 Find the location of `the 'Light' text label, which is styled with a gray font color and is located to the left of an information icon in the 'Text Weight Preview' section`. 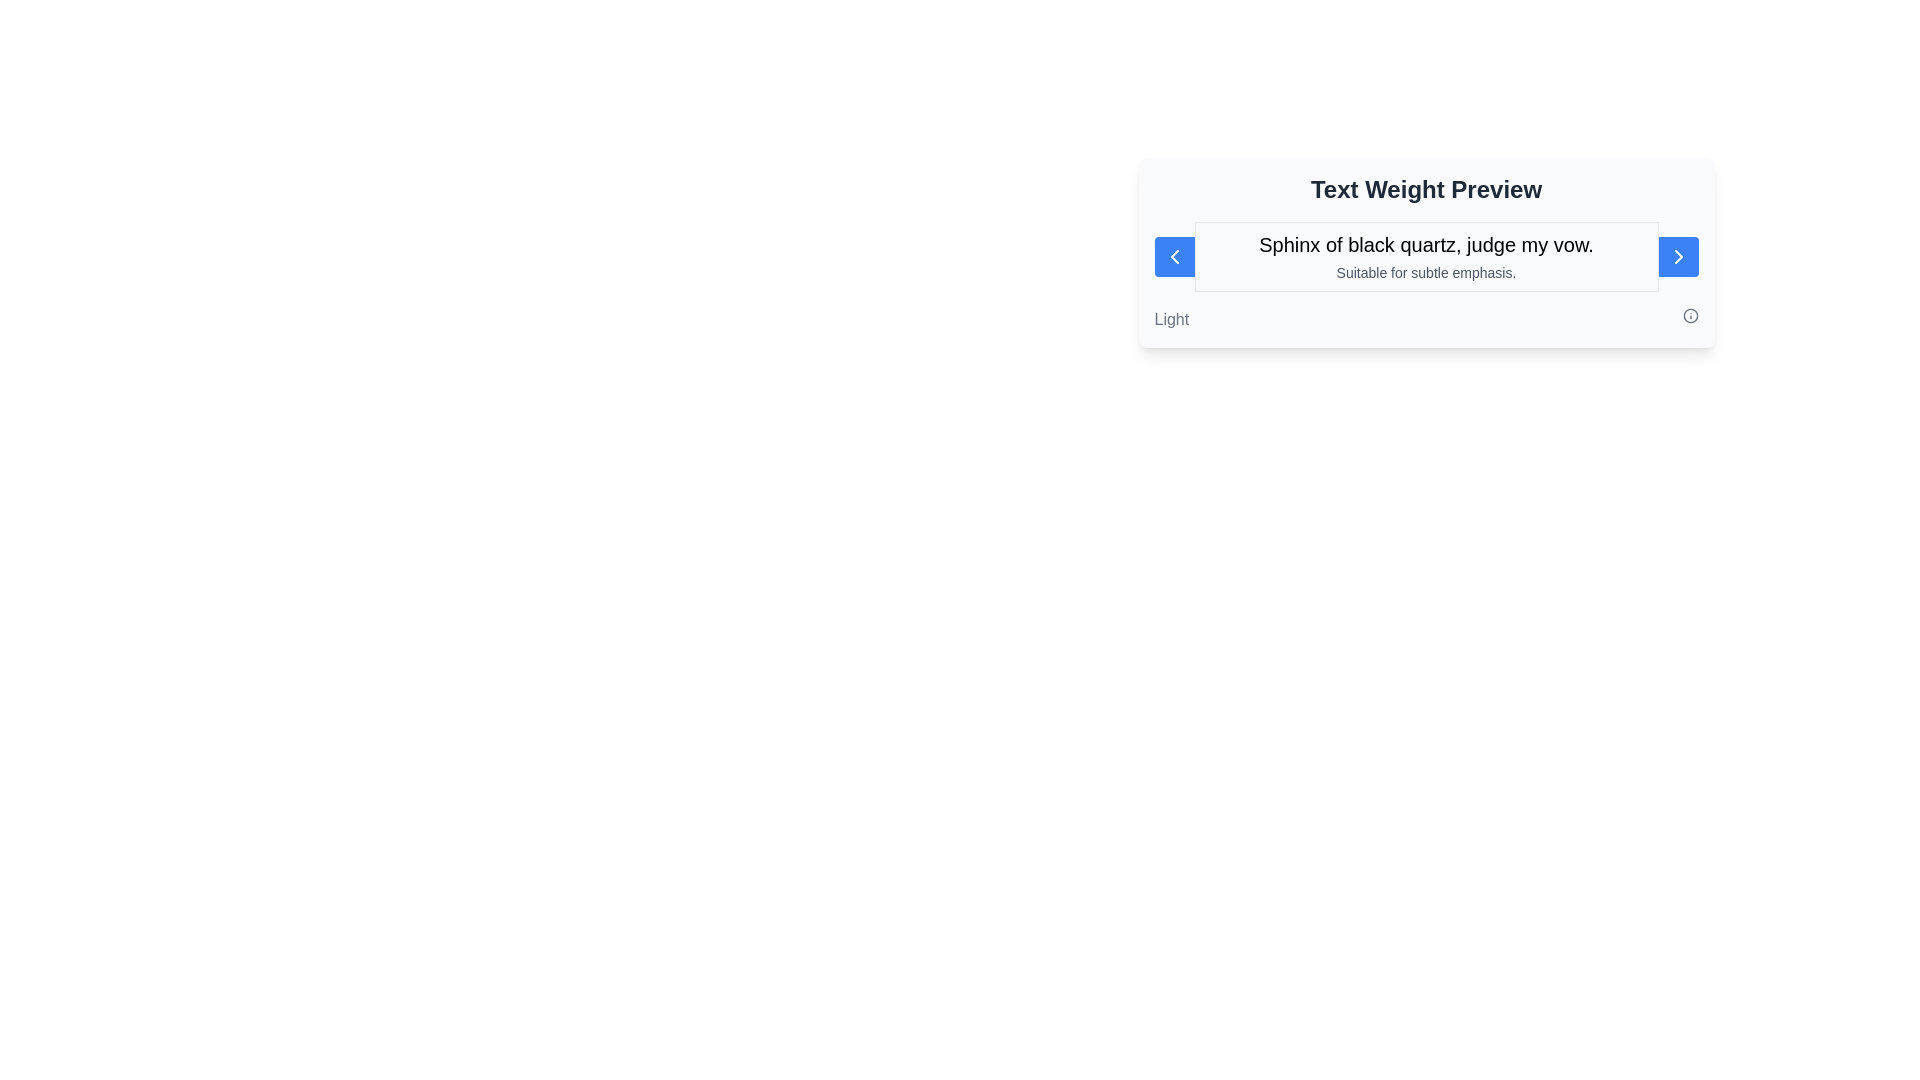

the 'Light' text label, which is styled with a gray font color and is located to the left of an information icon in the 'Text Weight Preview' section is located at coordinates (1171, 319).